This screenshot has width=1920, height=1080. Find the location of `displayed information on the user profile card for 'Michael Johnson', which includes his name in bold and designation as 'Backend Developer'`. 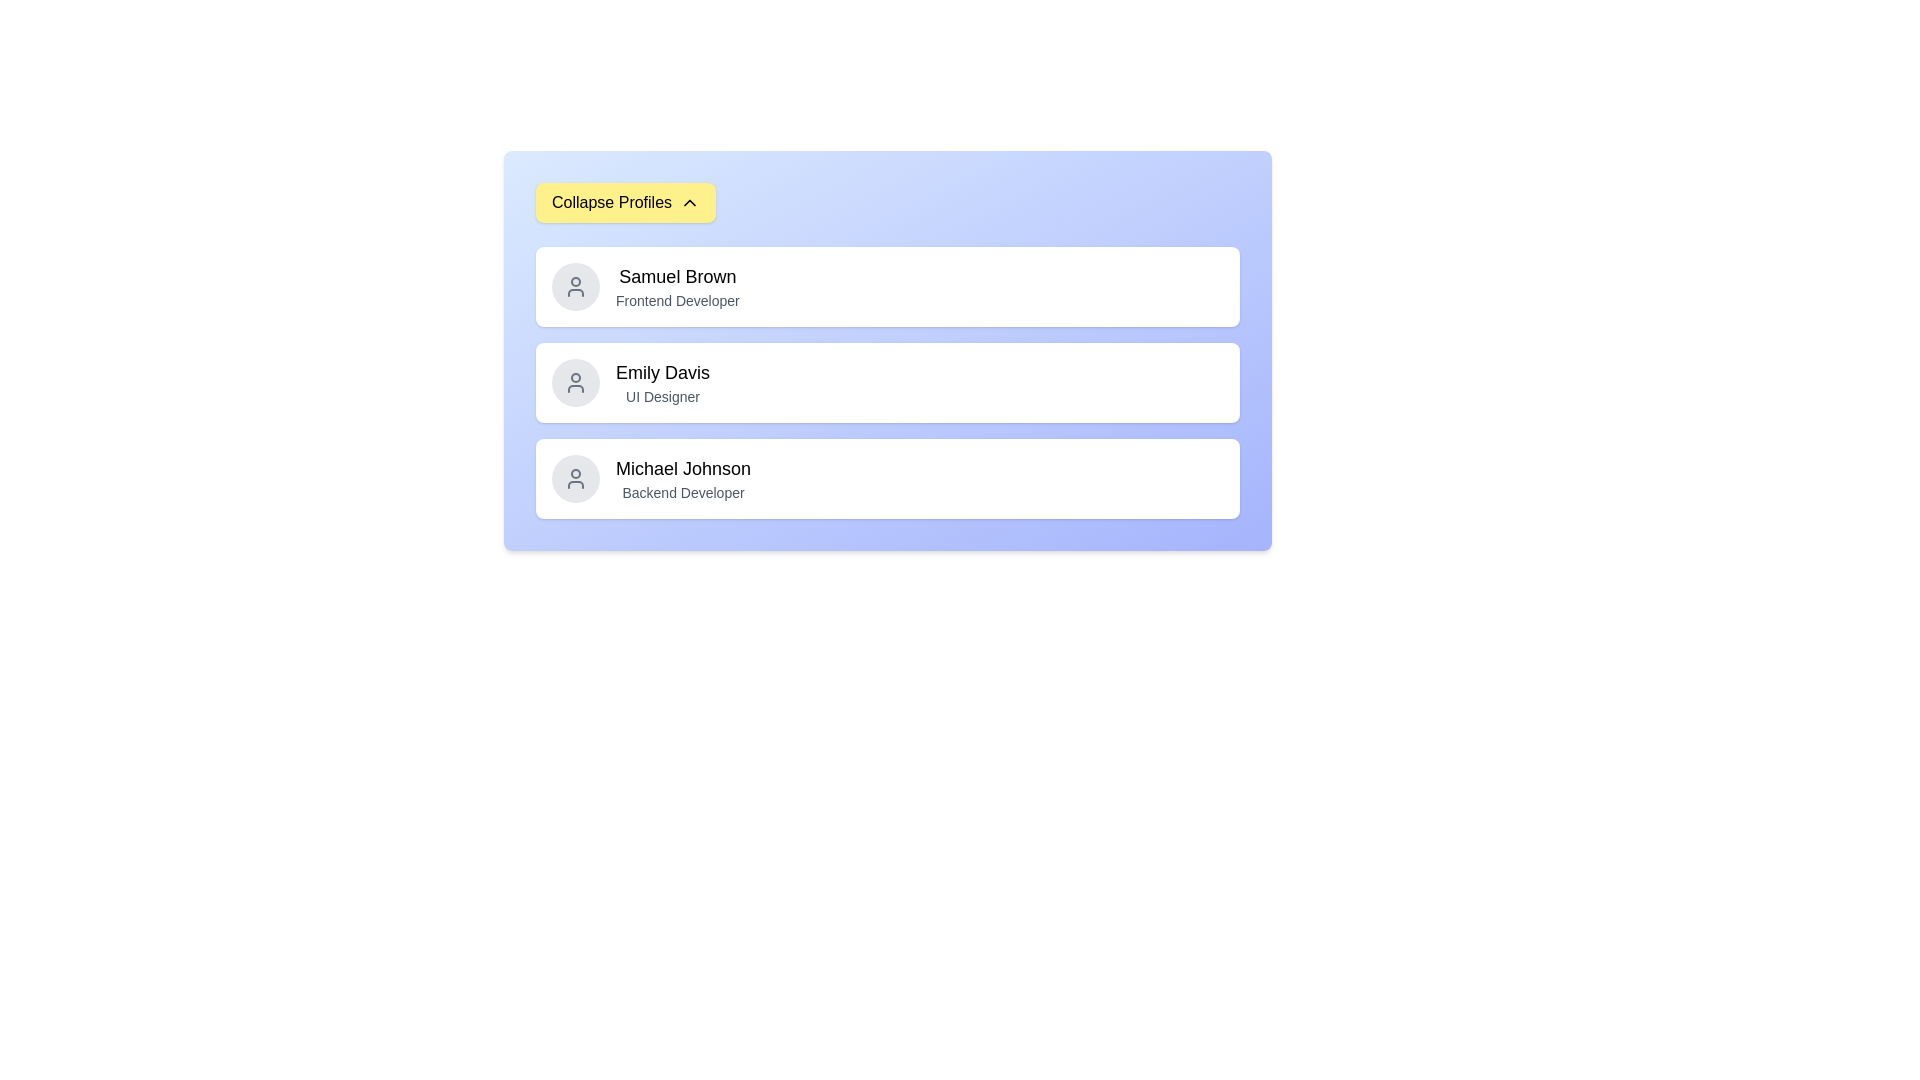

displayed information on the user profile card for 'Michael Johnson', which includes his name in bold and designation as 'Backend Developer' is located at coordinates (887, 478).